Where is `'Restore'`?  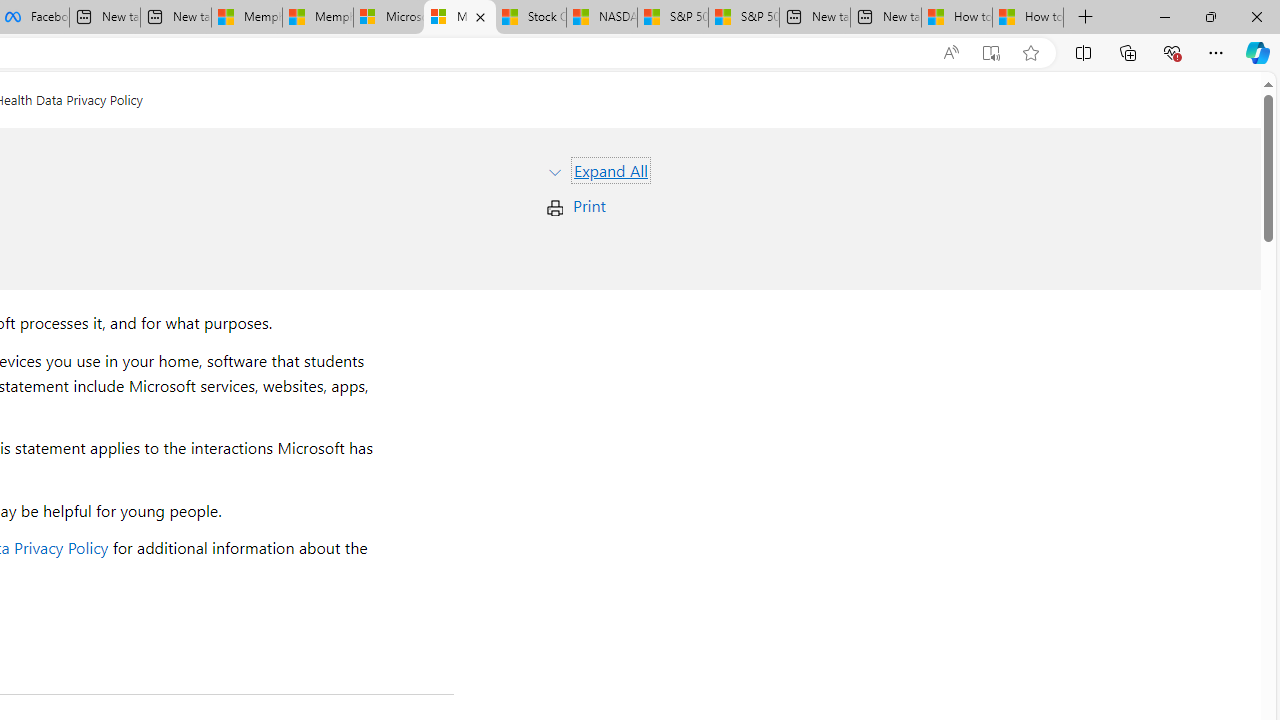 'Restore' is located at coordinates (1209, 16).